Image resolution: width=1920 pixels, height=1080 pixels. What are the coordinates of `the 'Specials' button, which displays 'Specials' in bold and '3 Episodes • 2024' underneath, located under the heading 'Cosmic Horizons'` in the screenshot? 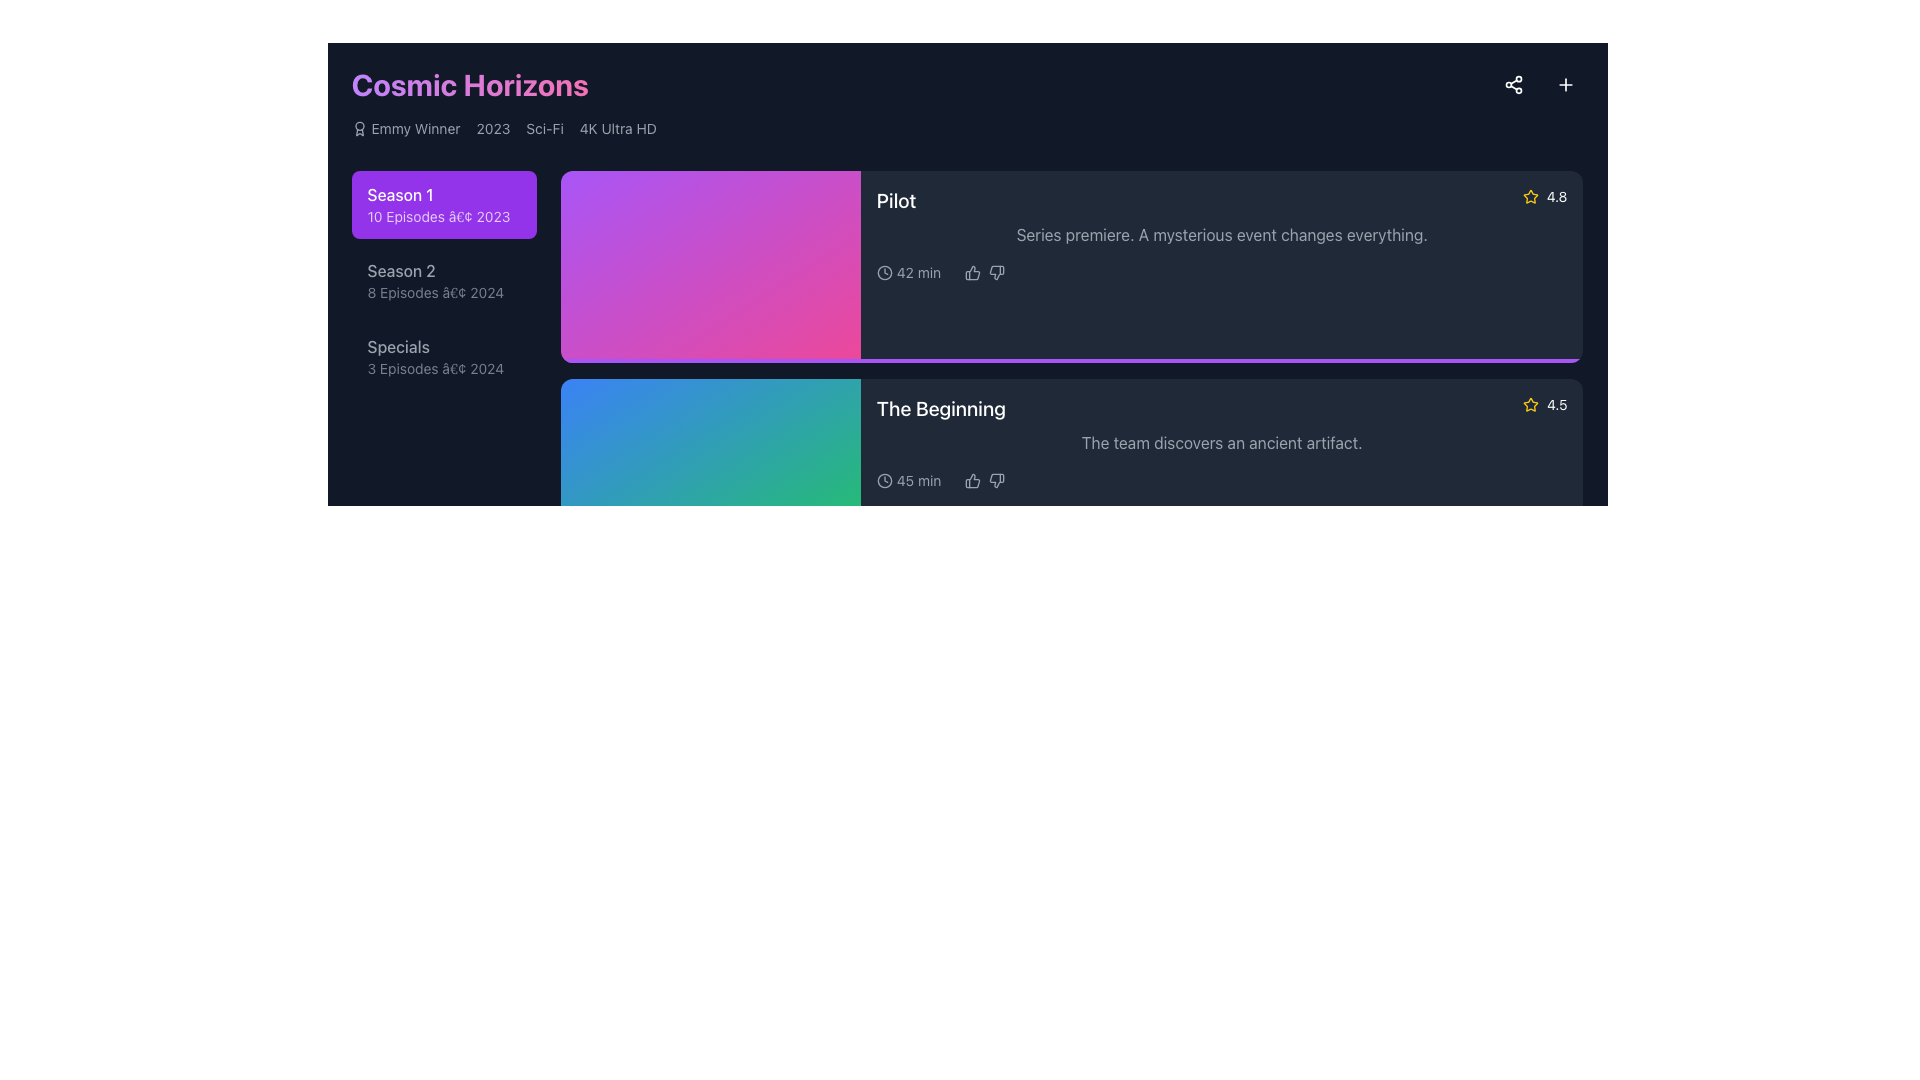 It's located at (443, 356).